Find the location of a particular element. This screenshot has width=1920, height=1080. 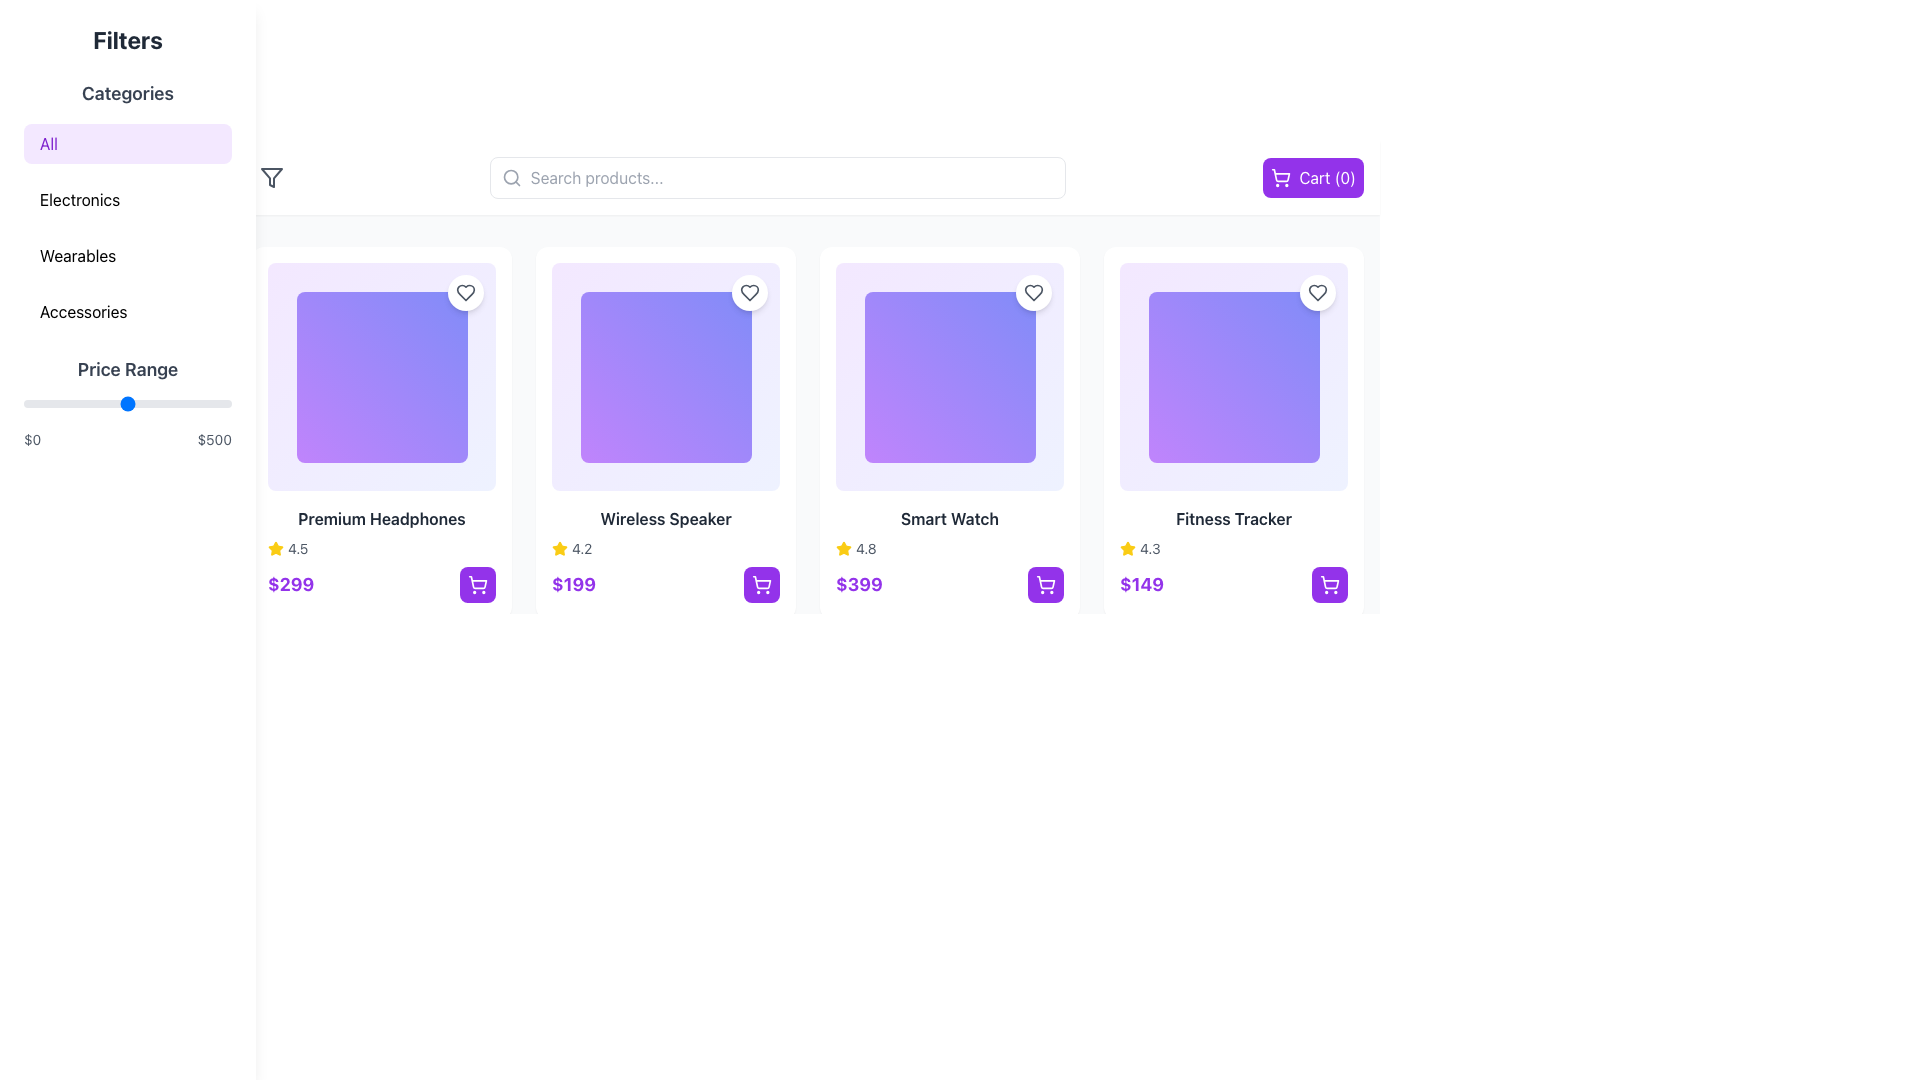

the 'Accessories' button styled in black font located in the sidebar under the 'Categories' title is located at coordinates (127, 312).